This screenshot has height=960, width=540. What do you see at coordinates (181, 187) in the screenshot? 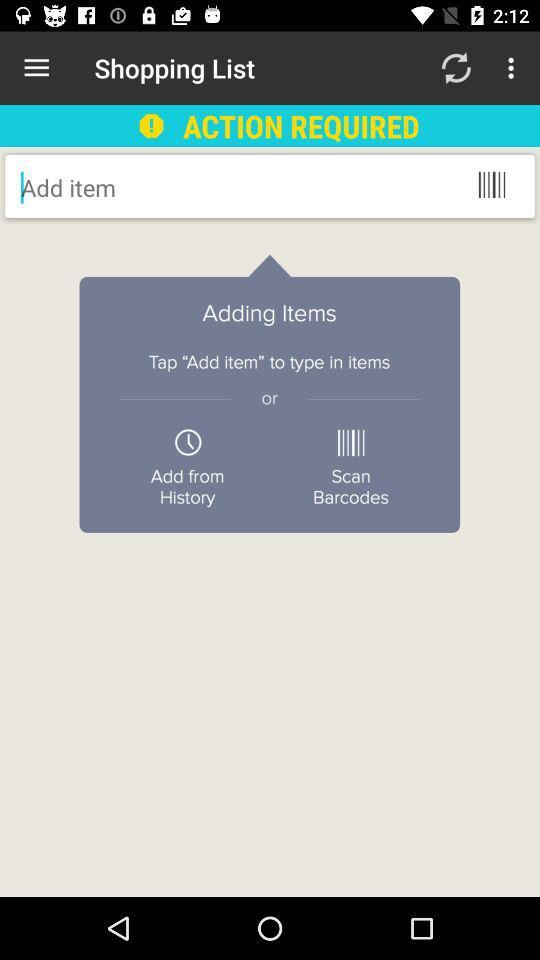
I see `type in items` at bounding box center [181, 187].